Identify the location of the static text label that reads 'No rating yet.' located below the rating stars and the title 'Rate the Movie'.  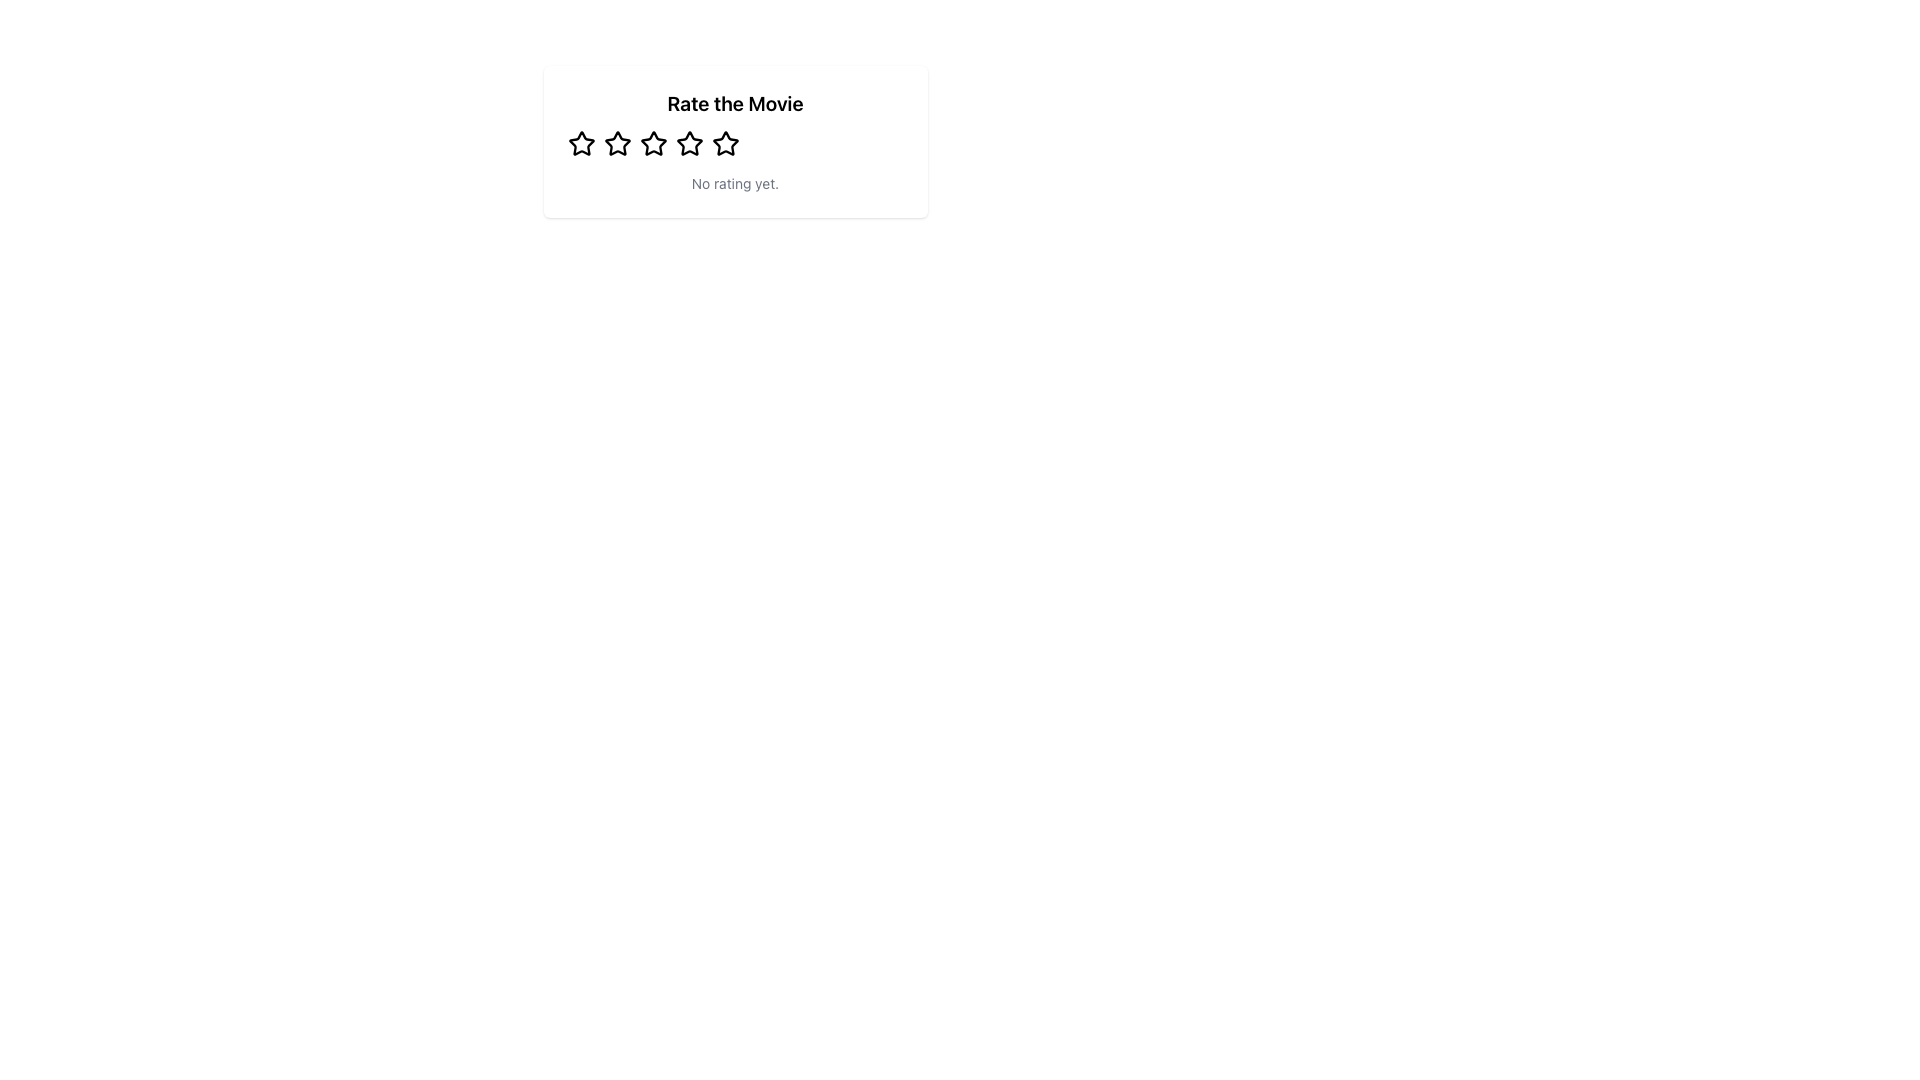
(734, 184).